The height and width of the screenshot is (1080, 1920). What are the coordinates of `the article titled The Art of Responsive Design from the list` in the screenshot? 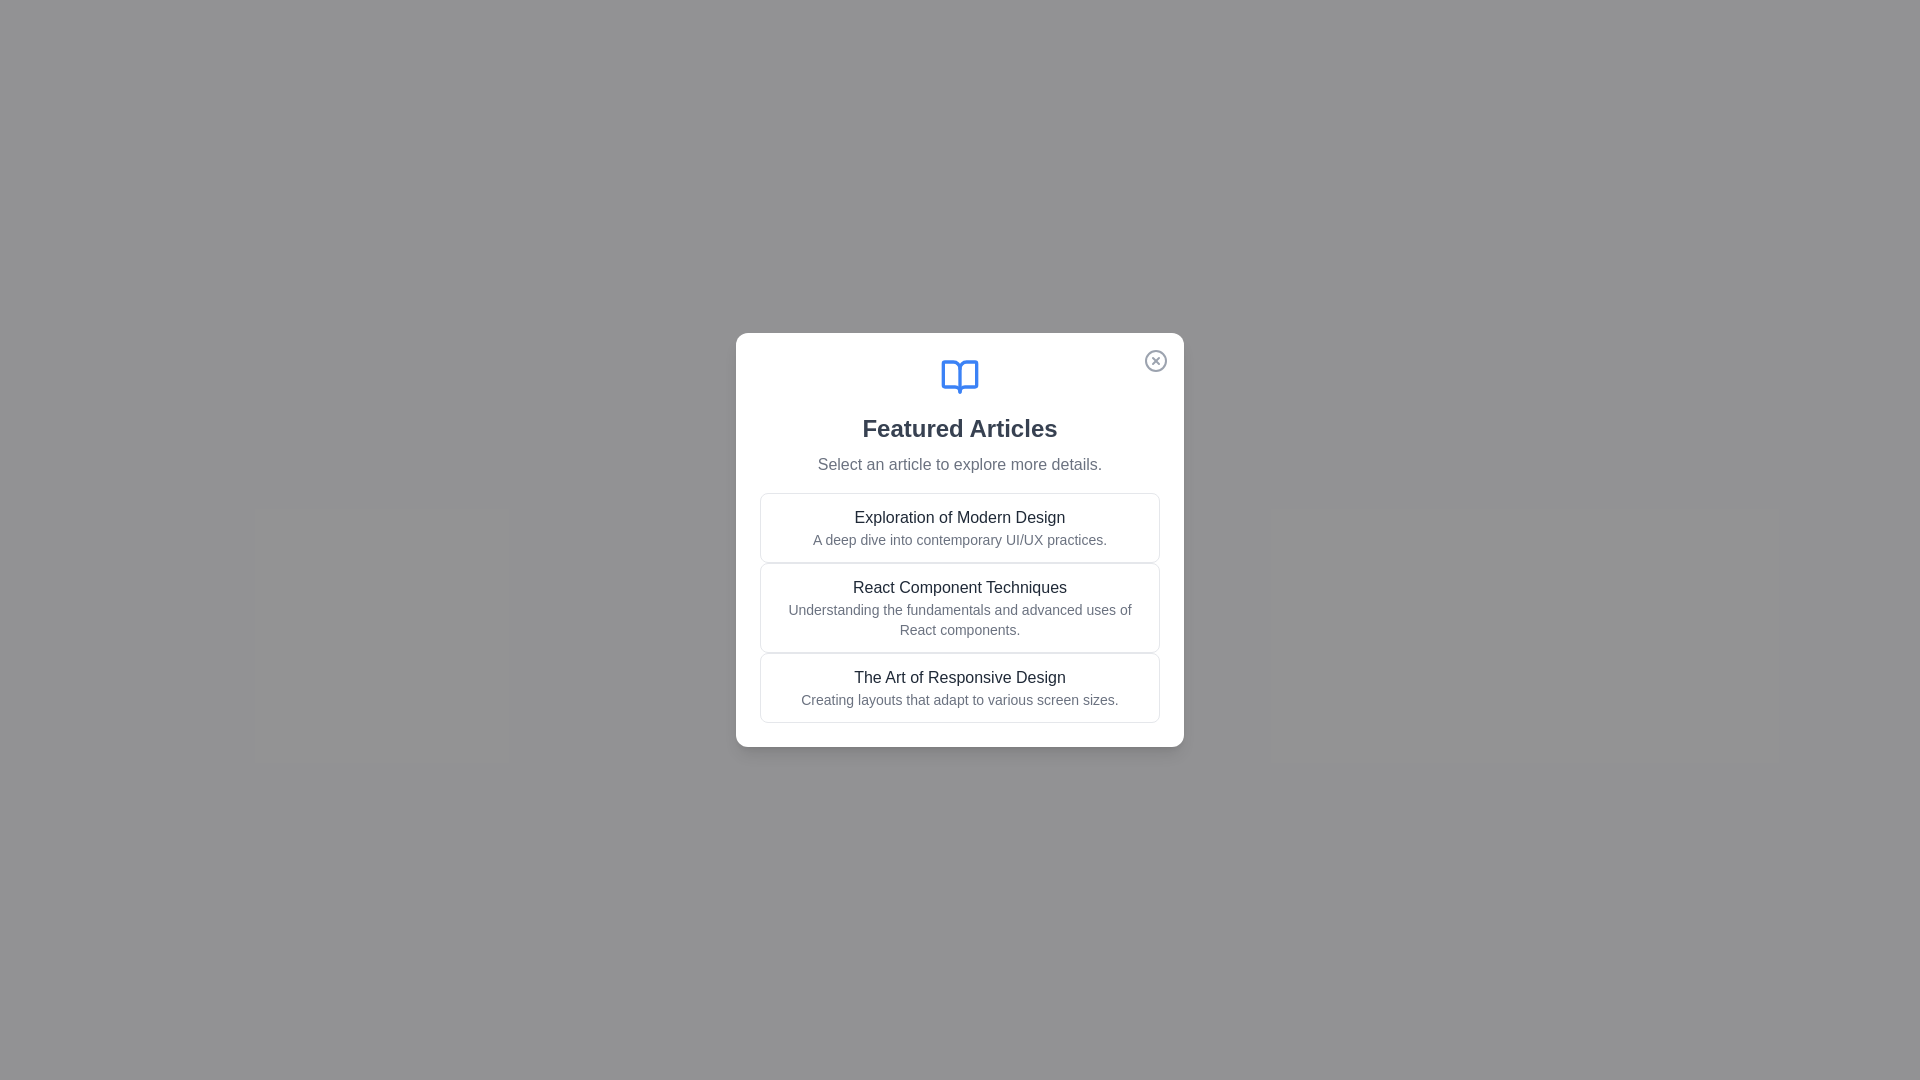 It's located at (960, 686).